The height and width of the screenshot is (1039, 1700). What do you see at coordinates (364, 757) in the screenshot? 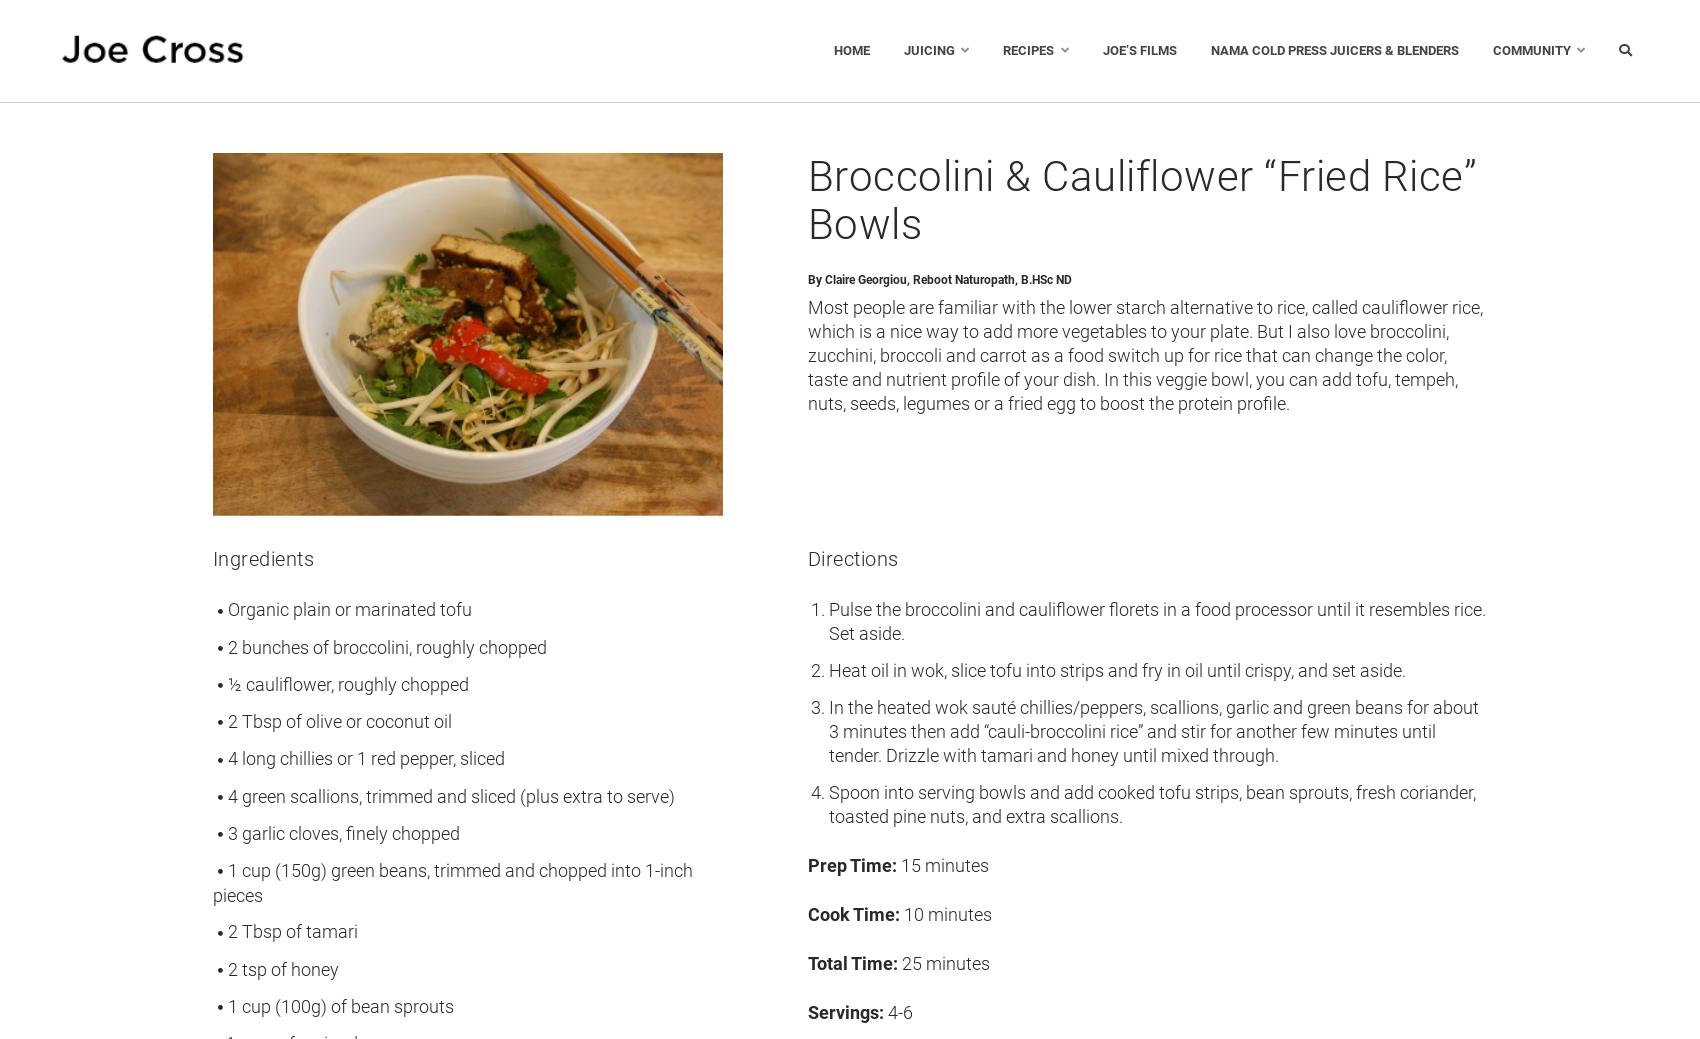
I see `'4 long chillies or 1 red pepper, sliced'` at bounding box center [364, 757].